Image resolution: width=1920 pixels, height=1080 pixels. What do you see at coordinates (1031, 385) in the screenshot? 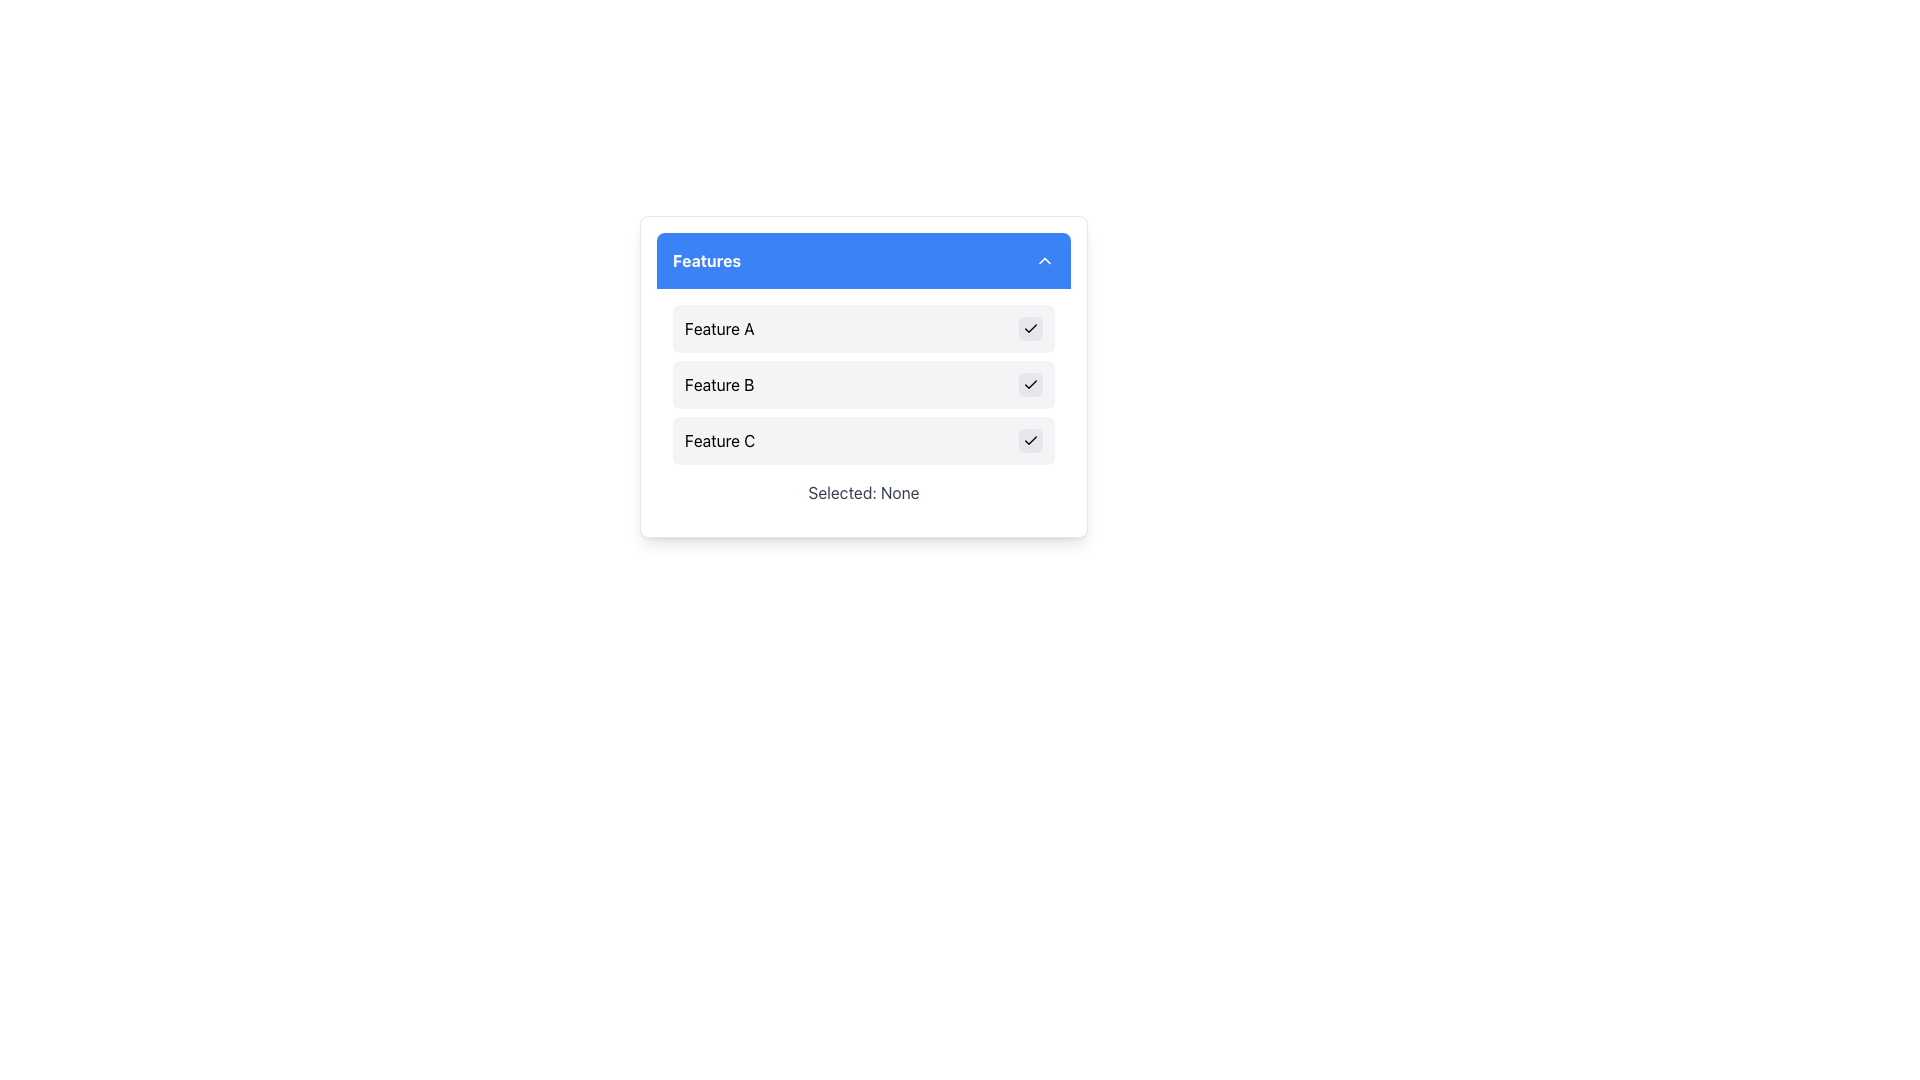
I see `the checkbox located to the right of the 'Feature B' label` at bounding box center [1031, 385].